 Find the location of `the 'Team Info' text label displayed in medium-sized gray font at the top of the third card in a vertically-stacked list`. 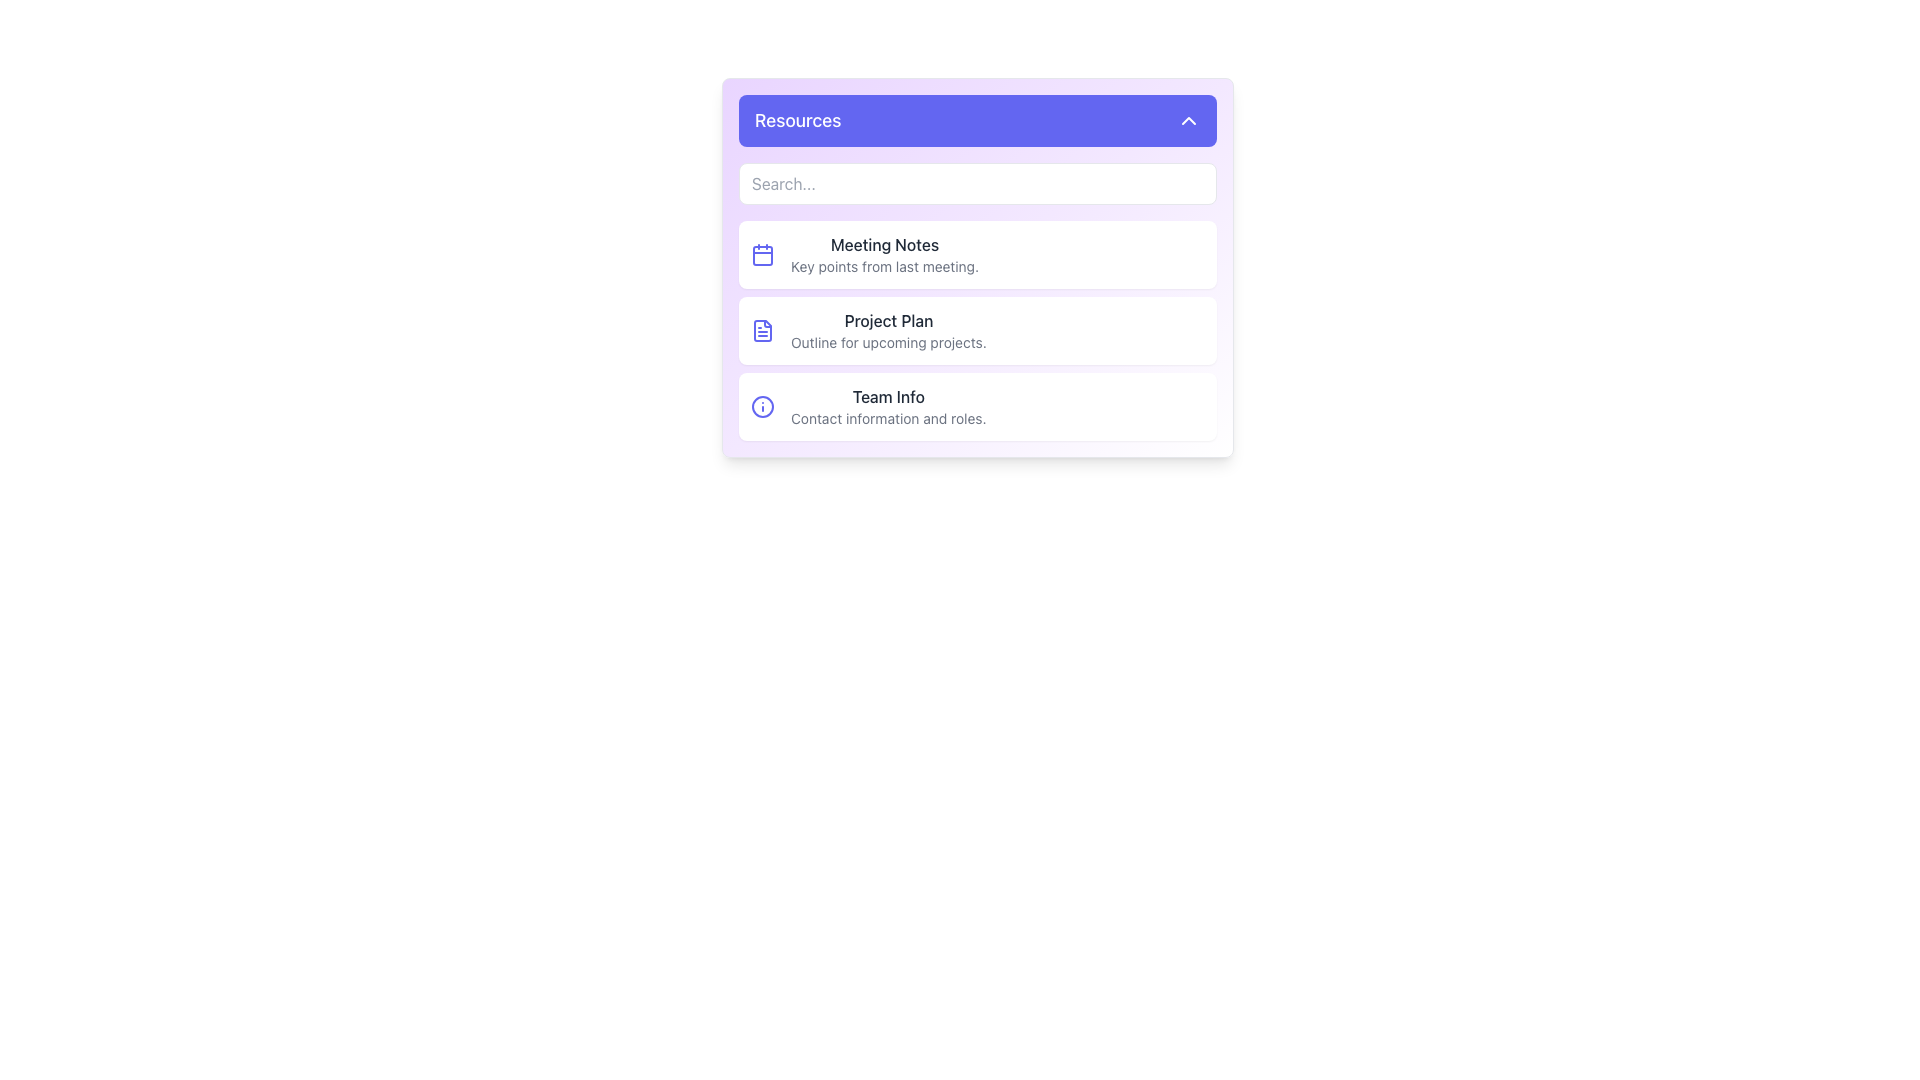

the 'Team Info' text label displayed in medium-sized gray font at the top of the third card in a vertically-stacked list is located at coordinates (887, 397).